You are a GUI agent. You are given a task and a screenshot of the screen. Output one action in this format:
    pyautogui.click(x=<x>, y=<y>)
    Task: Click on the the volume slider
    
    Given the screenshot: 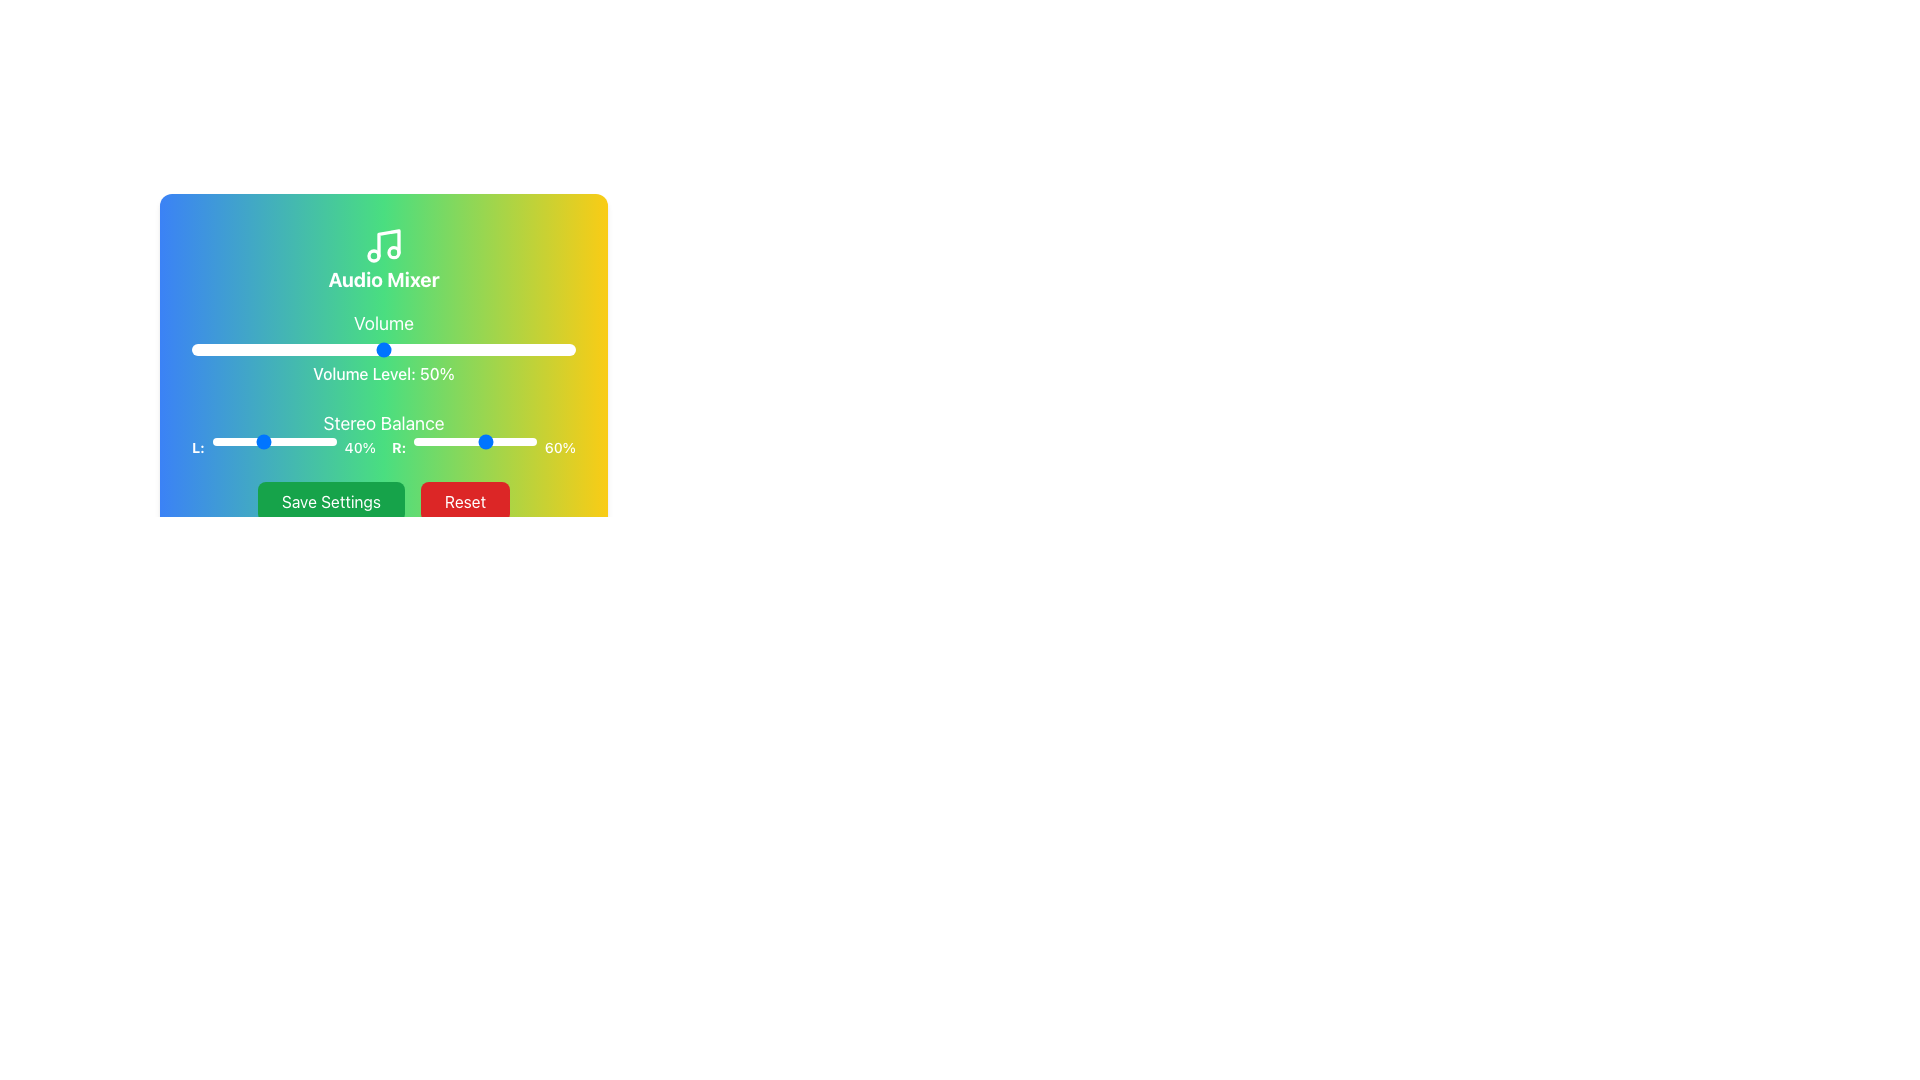 What is the action you would take?
    pyautogui.click(x=436, y=349)
    